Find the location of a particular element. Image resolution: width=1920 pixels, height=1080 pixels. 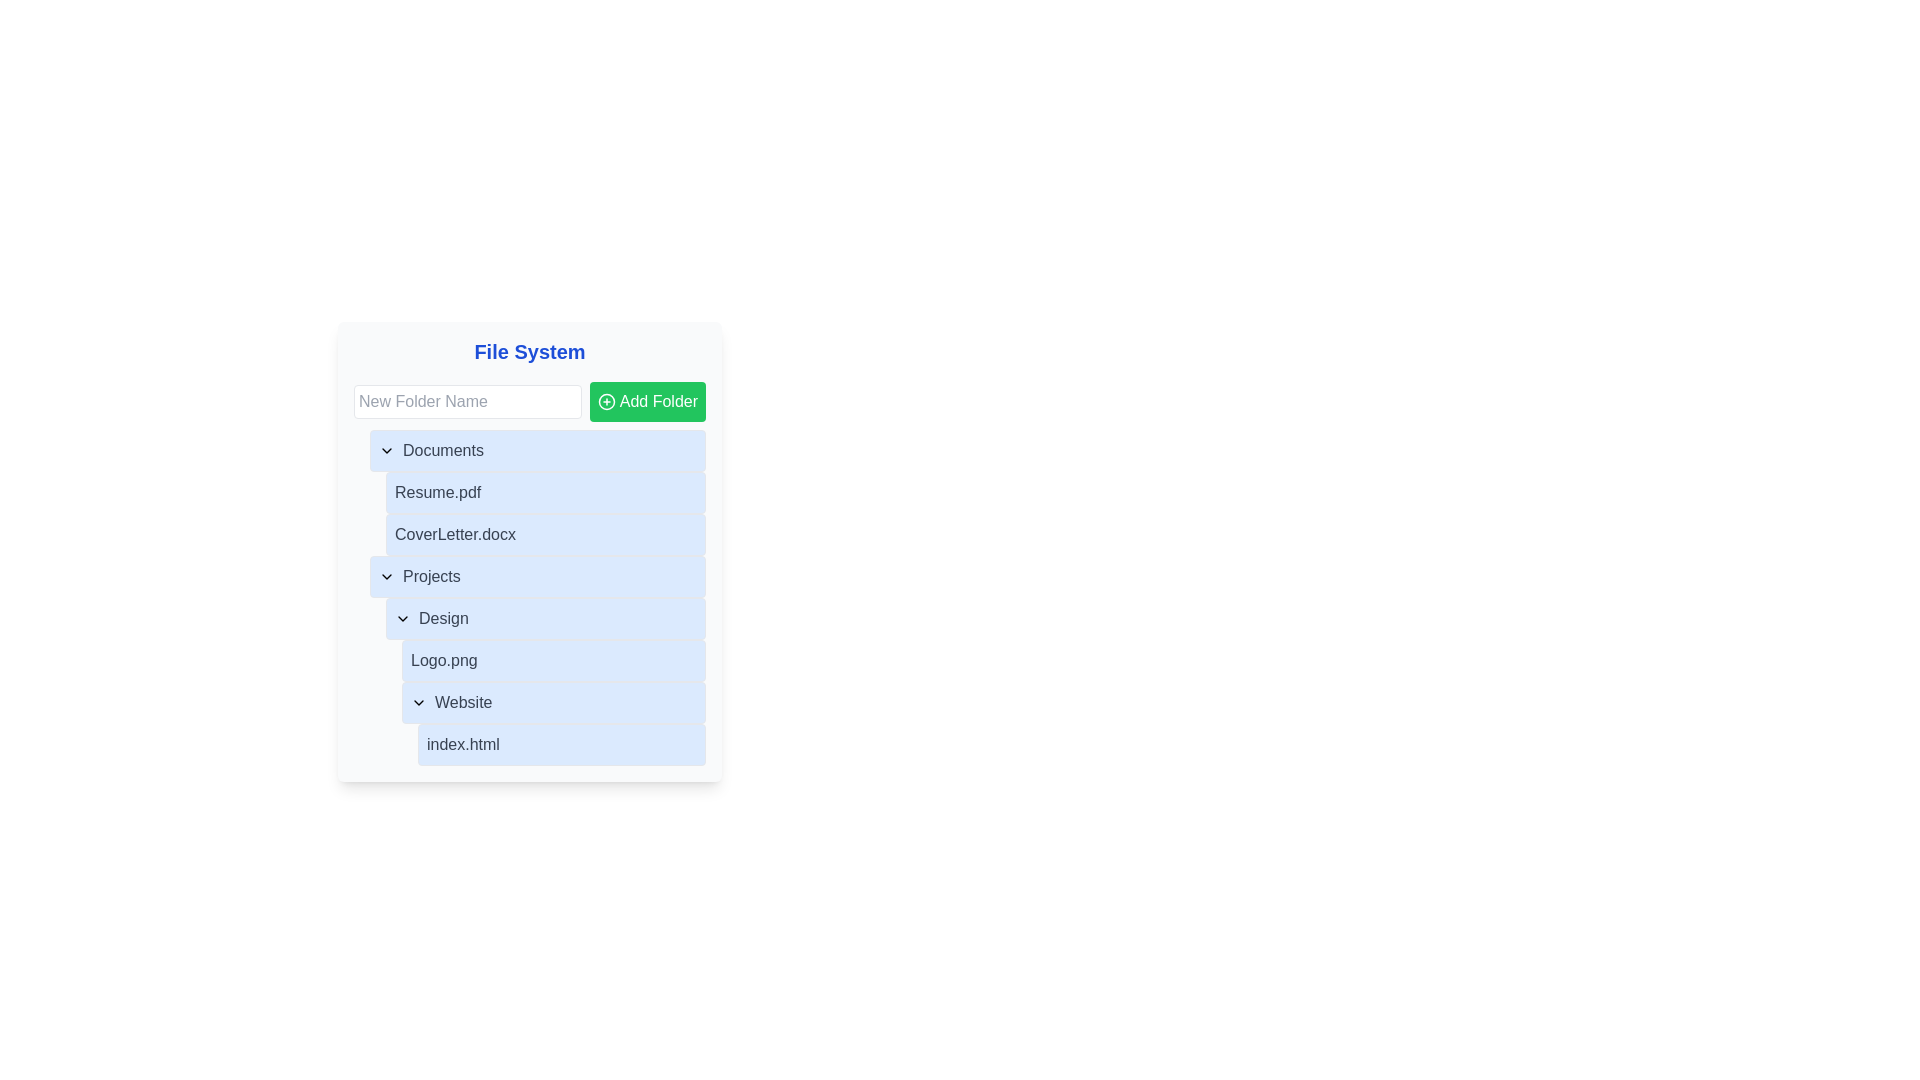

the static text label representing the 'Logo.png' file located within the 'Design' folder in the 'Projects' section of the file manager interface is located at coordinates (443, 660).